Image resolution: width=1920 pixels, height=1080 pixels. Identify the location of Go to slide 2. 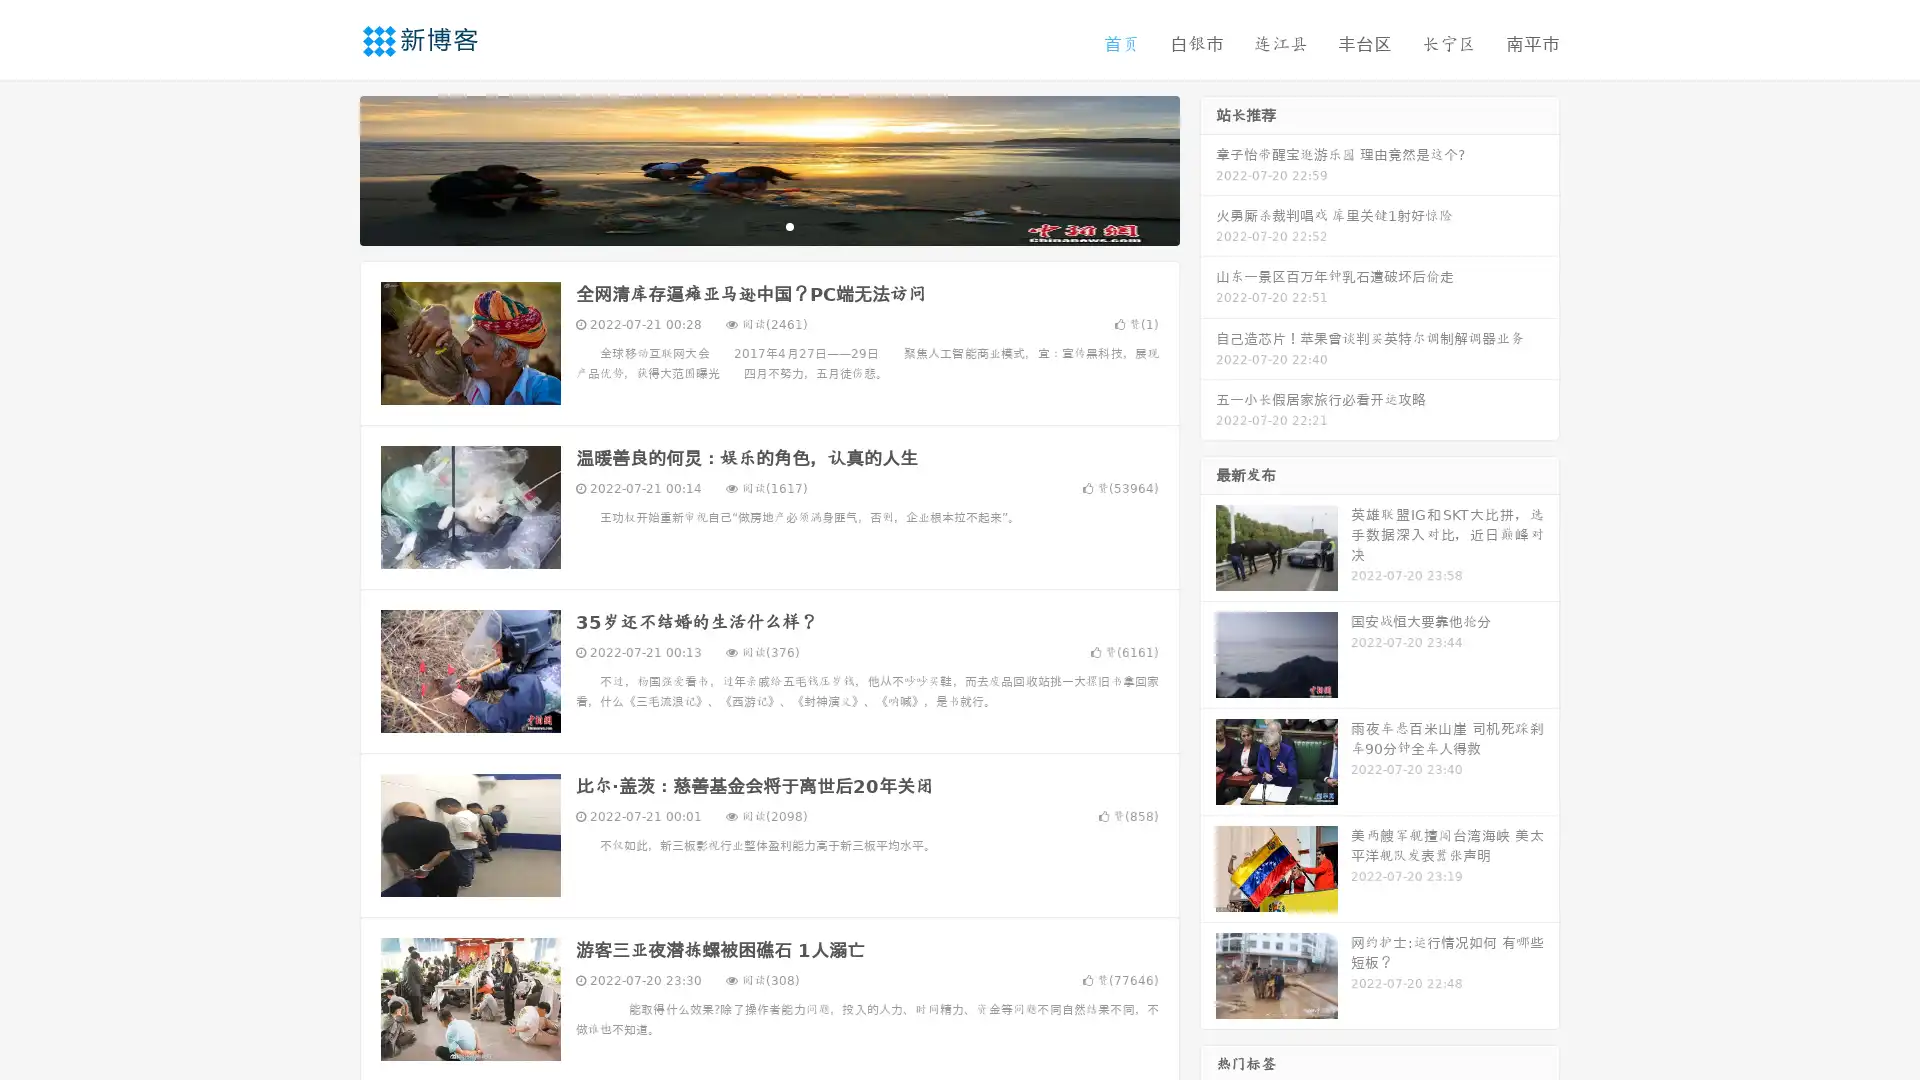
(768, 225).